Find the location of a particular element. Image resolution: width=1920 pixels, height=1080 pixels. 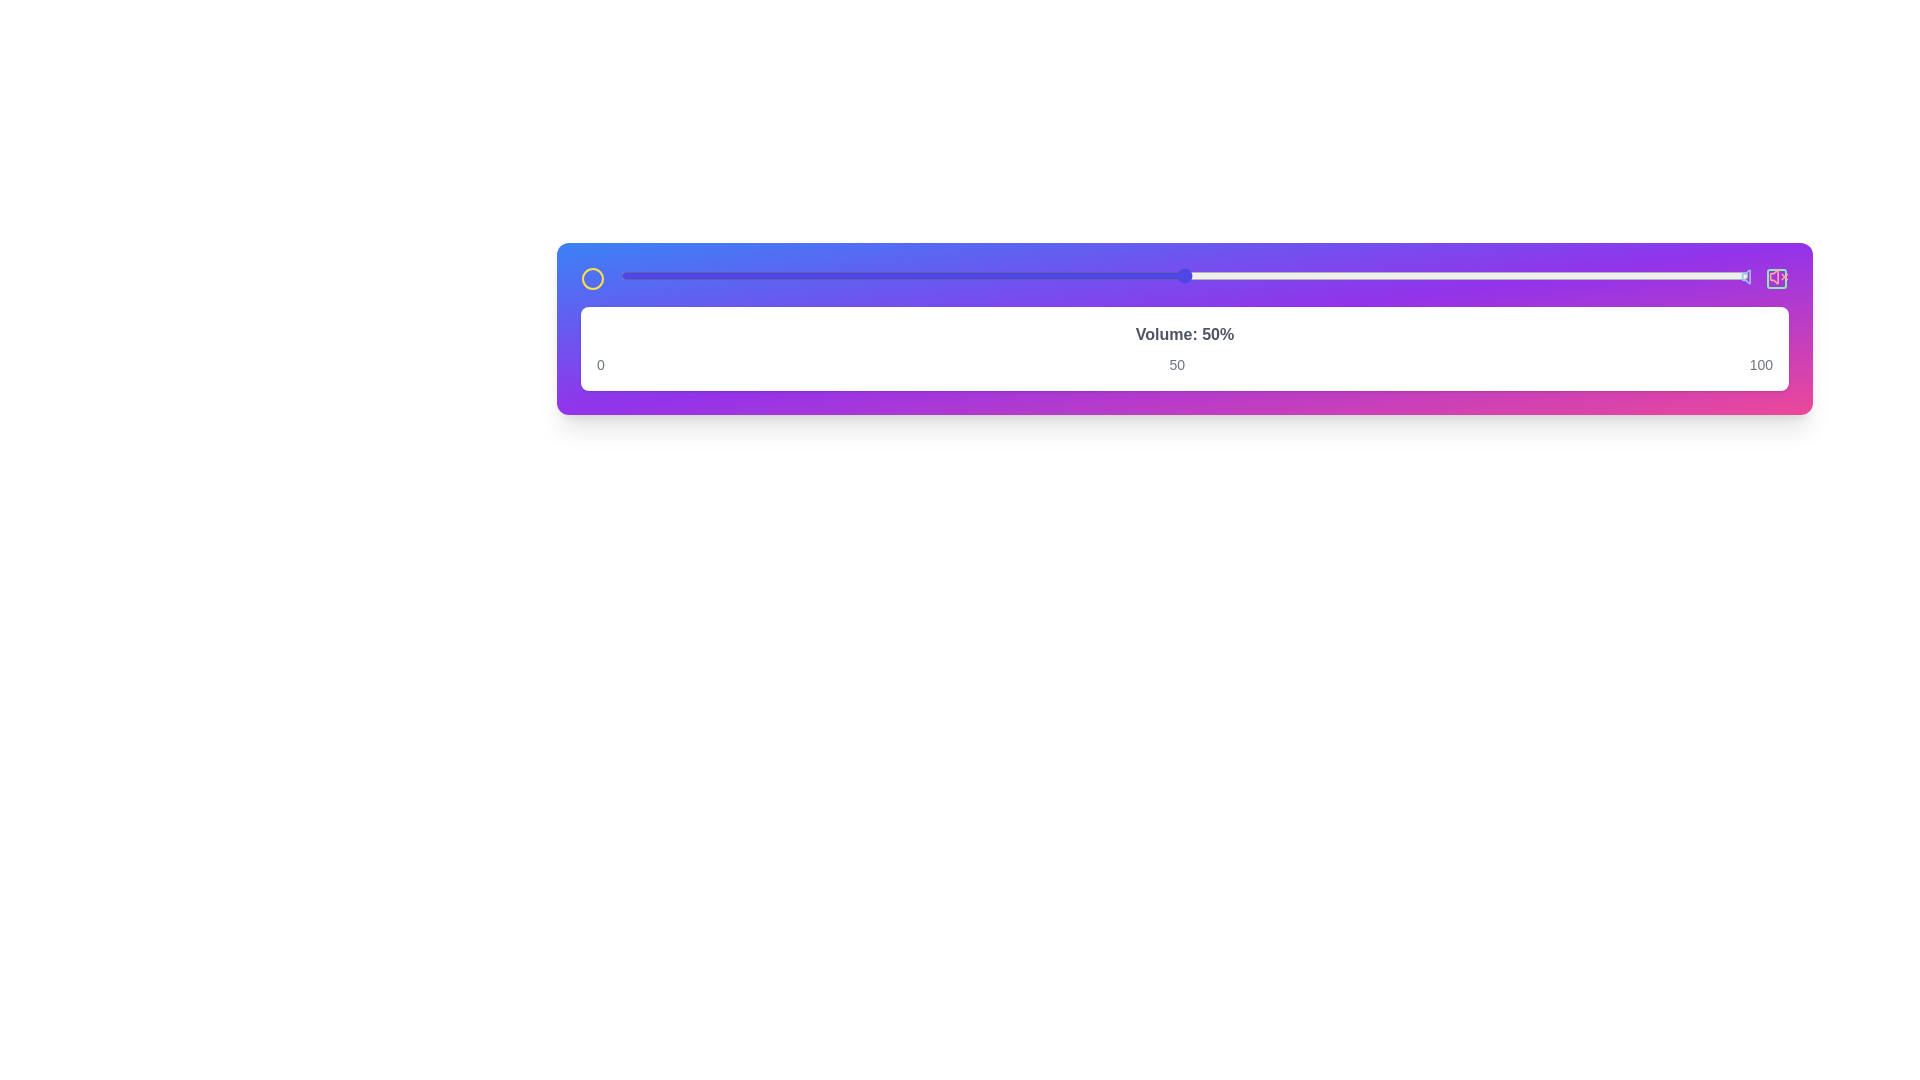

the slider to 74% is located at coordinates (1455, 276).